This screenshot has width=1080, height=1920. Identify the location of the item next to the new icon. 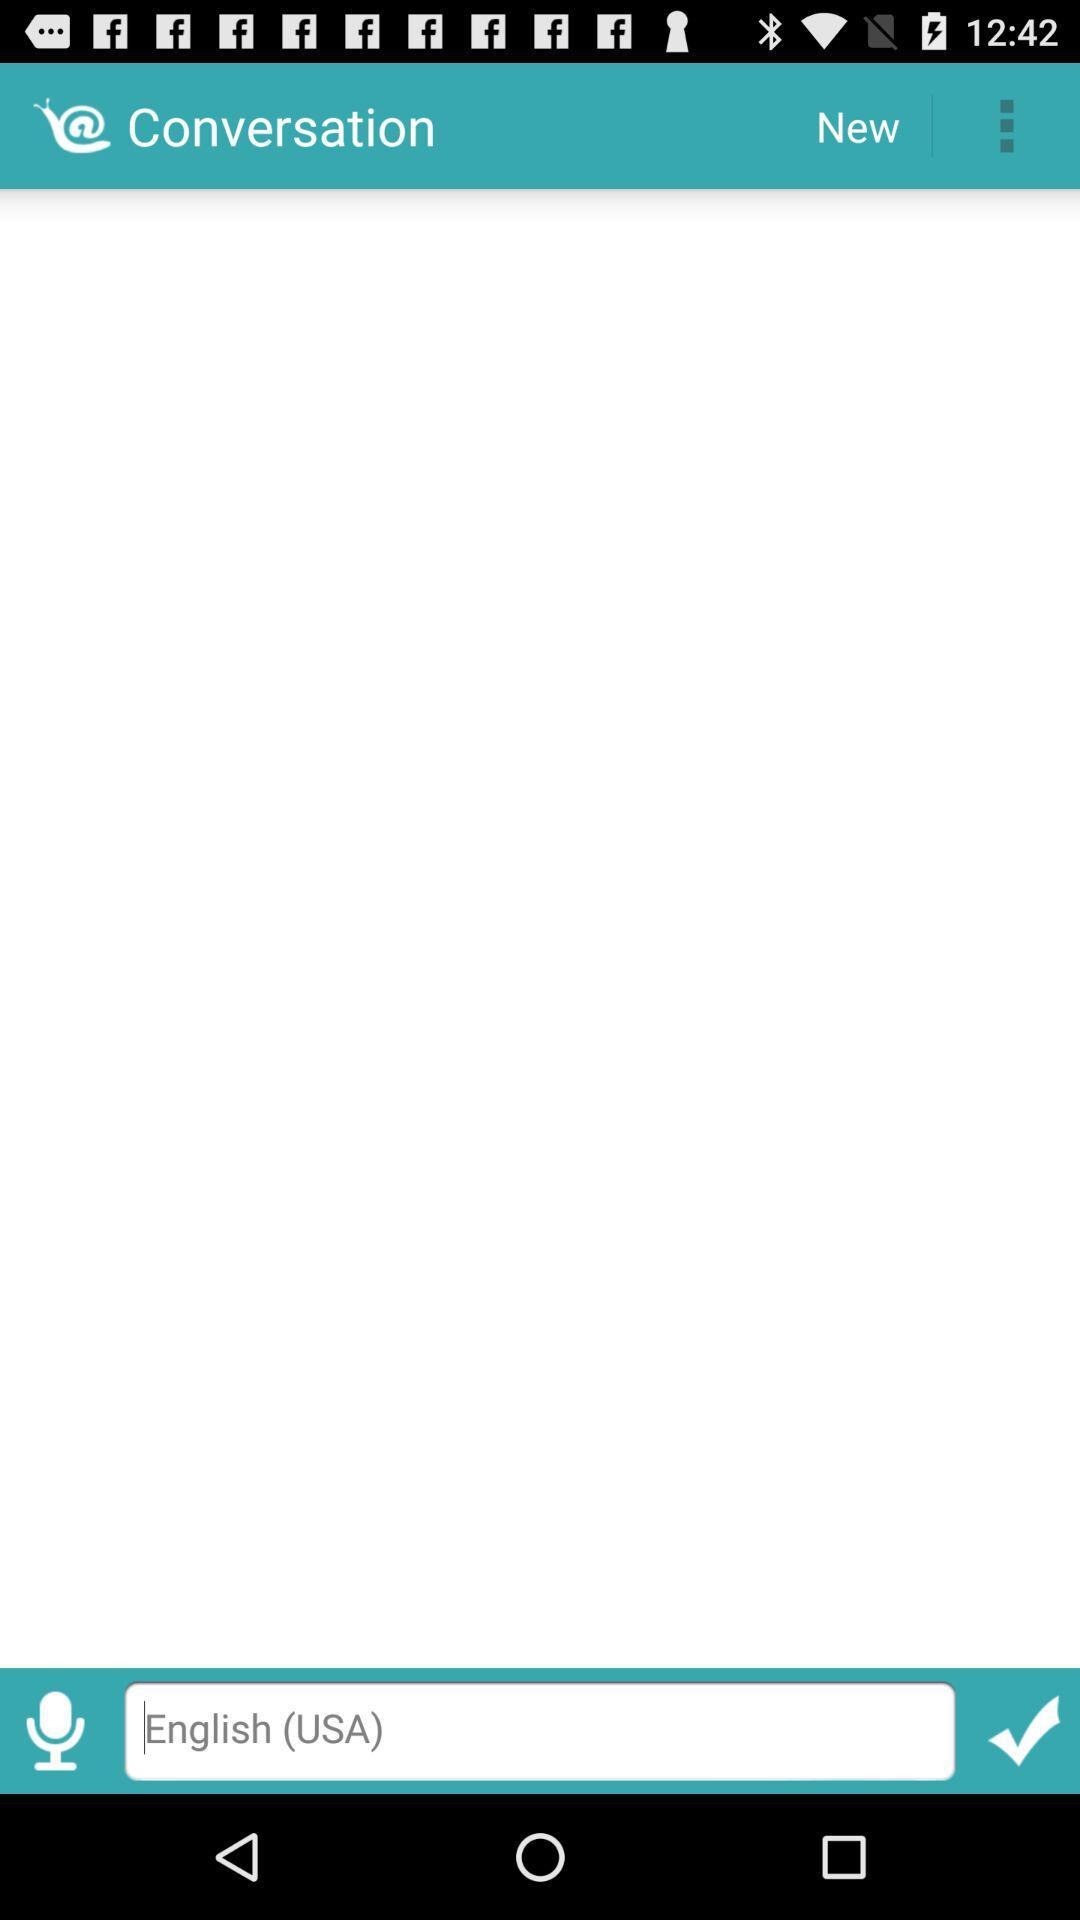
(1006, 124).